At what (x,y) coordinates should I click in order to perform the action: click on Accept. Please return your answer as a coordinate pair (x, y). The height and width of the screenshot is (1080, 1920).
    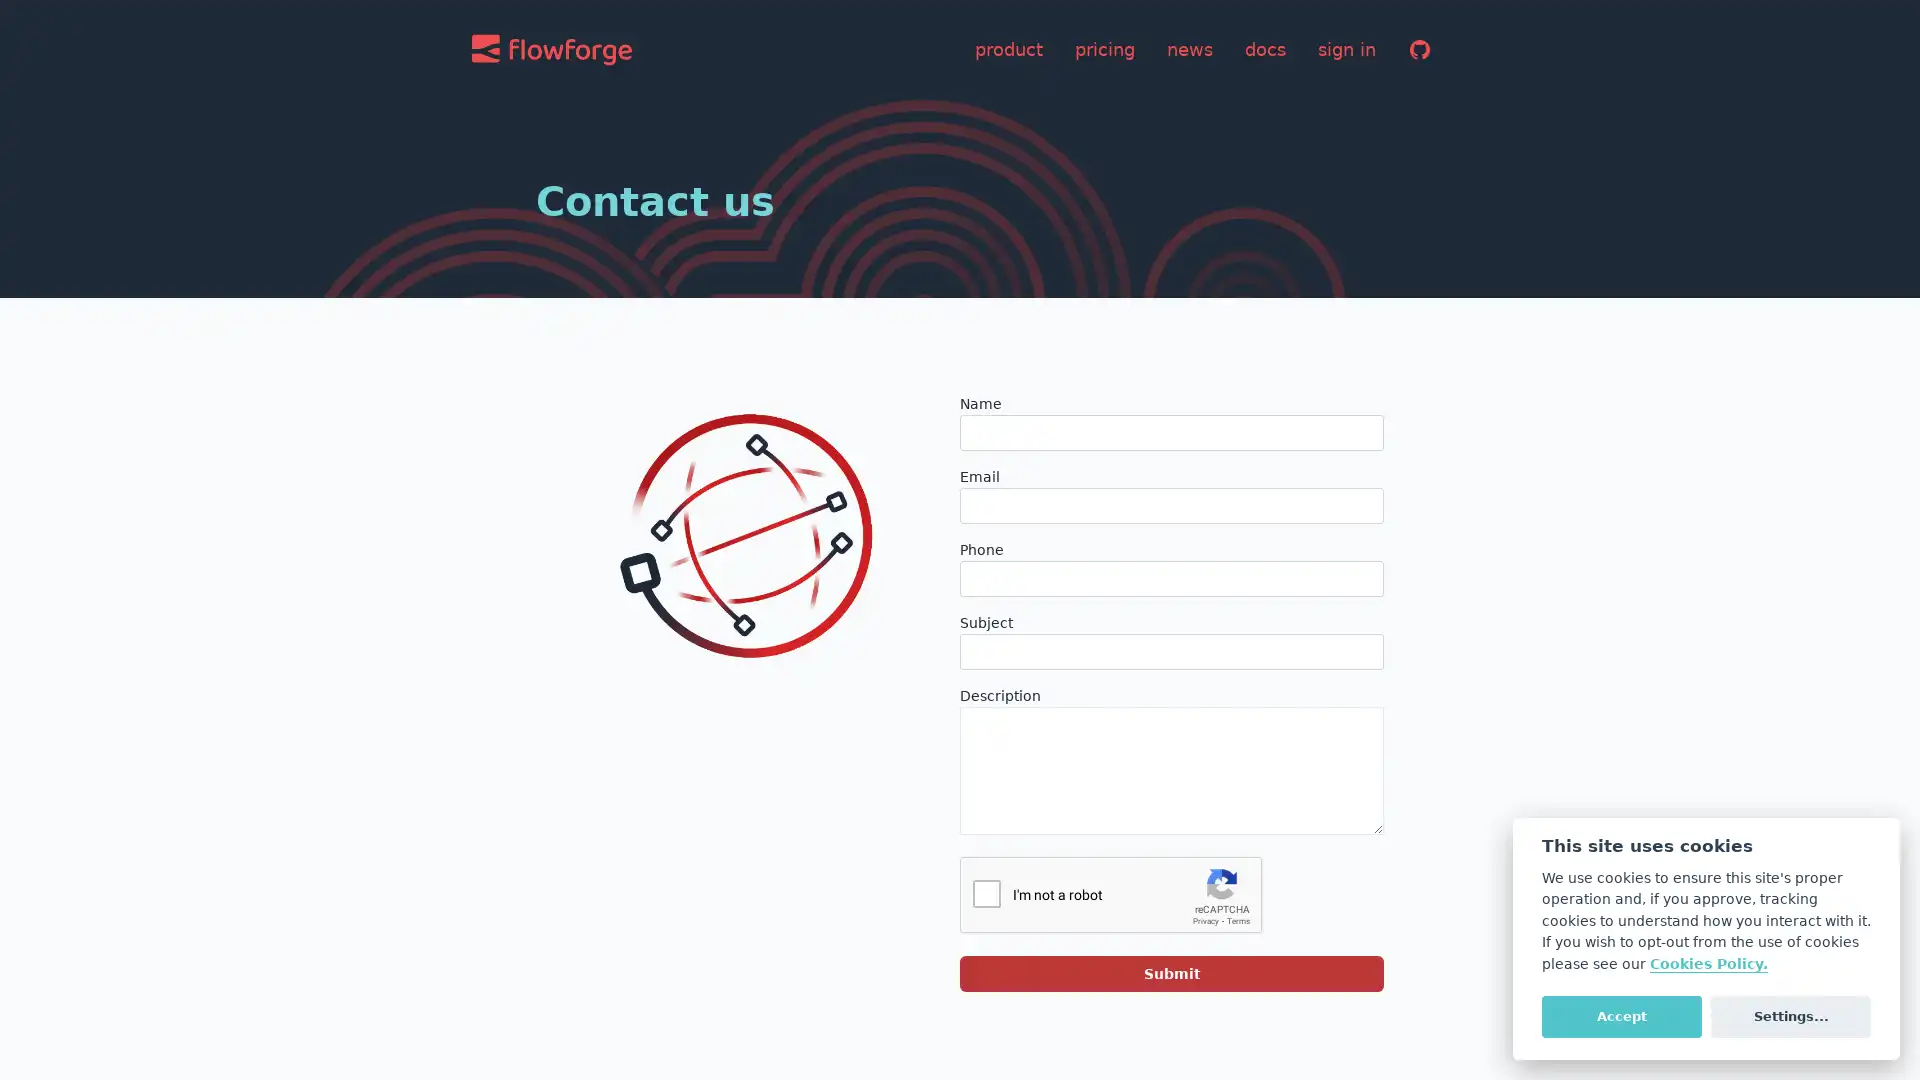
    Looking at the image, I should click on (1621, 1015).